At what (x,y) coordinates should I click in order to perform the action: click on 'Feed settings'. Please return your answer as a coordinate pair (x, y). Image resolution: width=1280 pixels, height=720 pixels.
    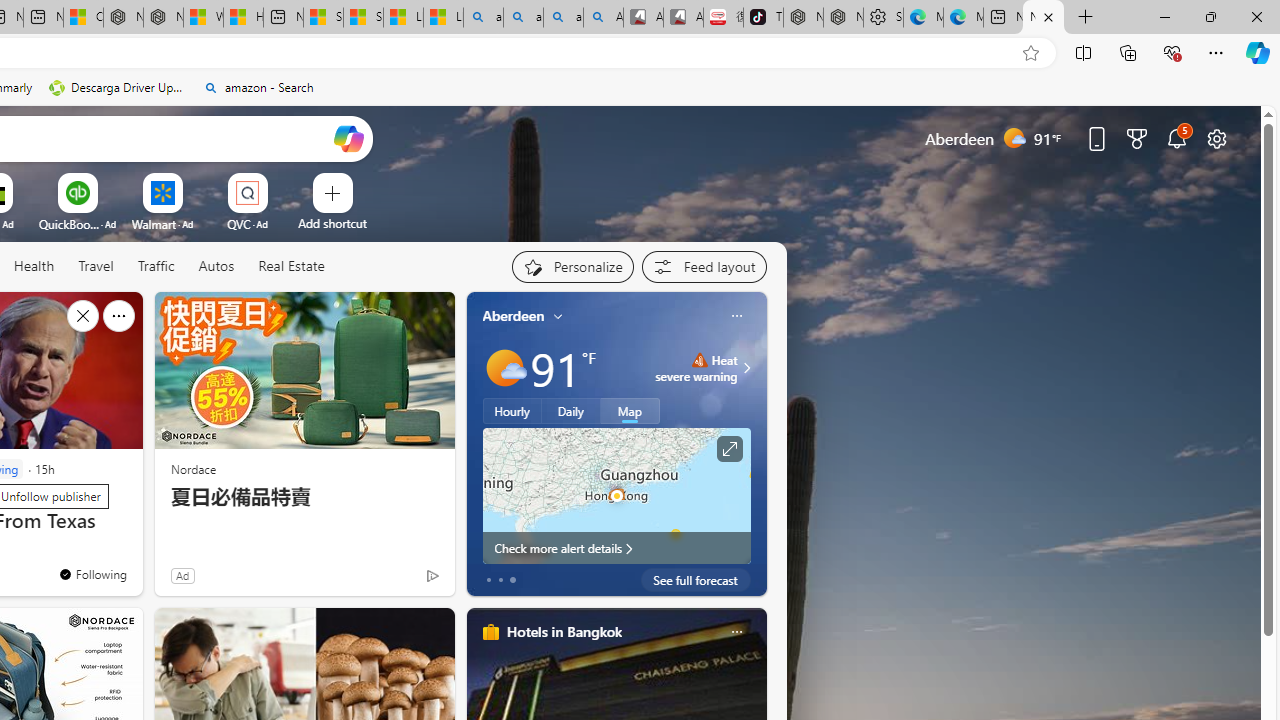
    Looking at the image, I should click on (704, 266).